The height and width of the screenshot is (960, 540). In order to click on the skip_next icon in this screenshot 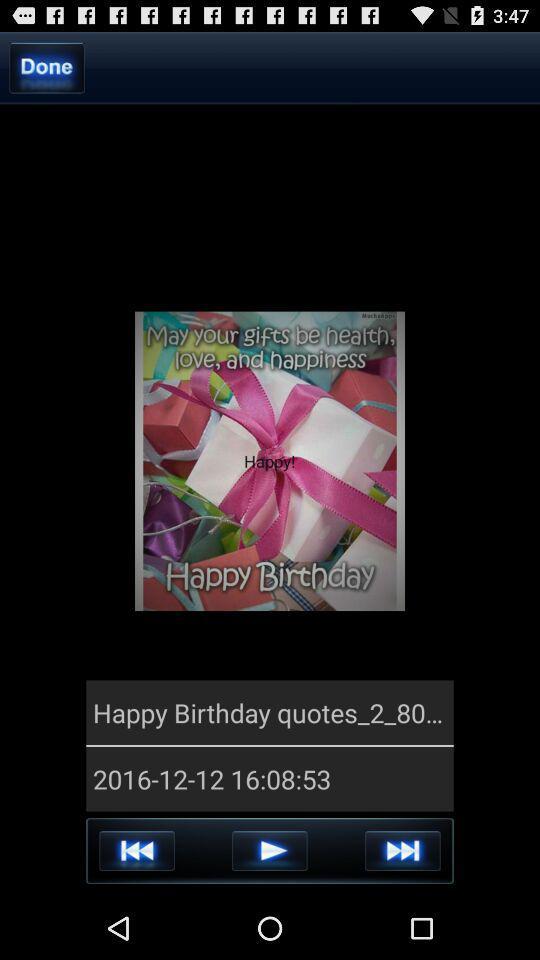, I will do `click(402, 910)`.